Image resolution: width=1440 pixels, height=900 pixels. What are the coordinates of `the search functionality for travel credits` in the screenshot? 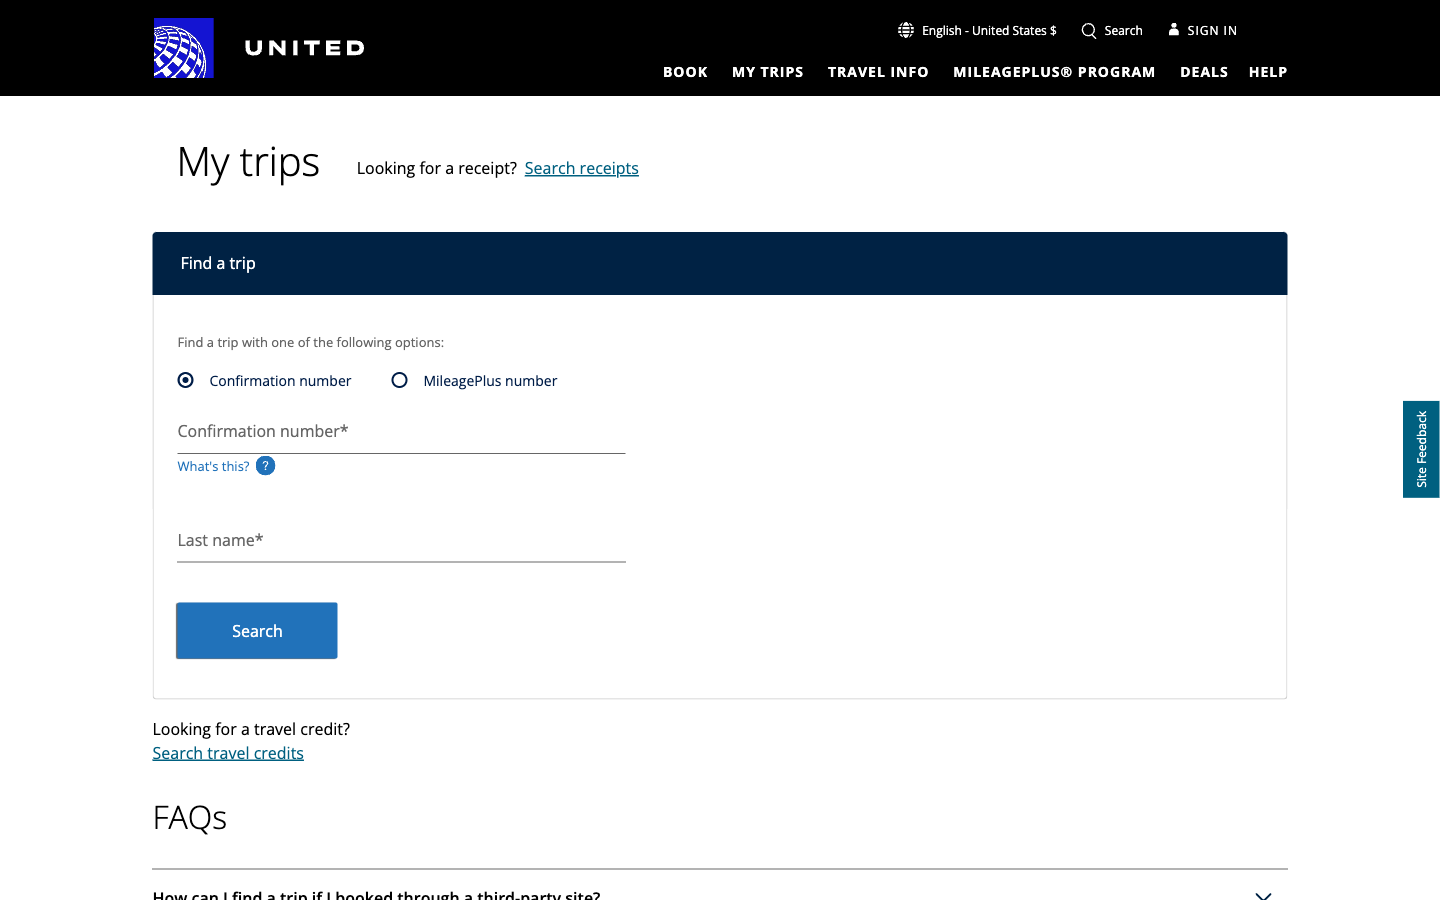 It's located at (227, 752).